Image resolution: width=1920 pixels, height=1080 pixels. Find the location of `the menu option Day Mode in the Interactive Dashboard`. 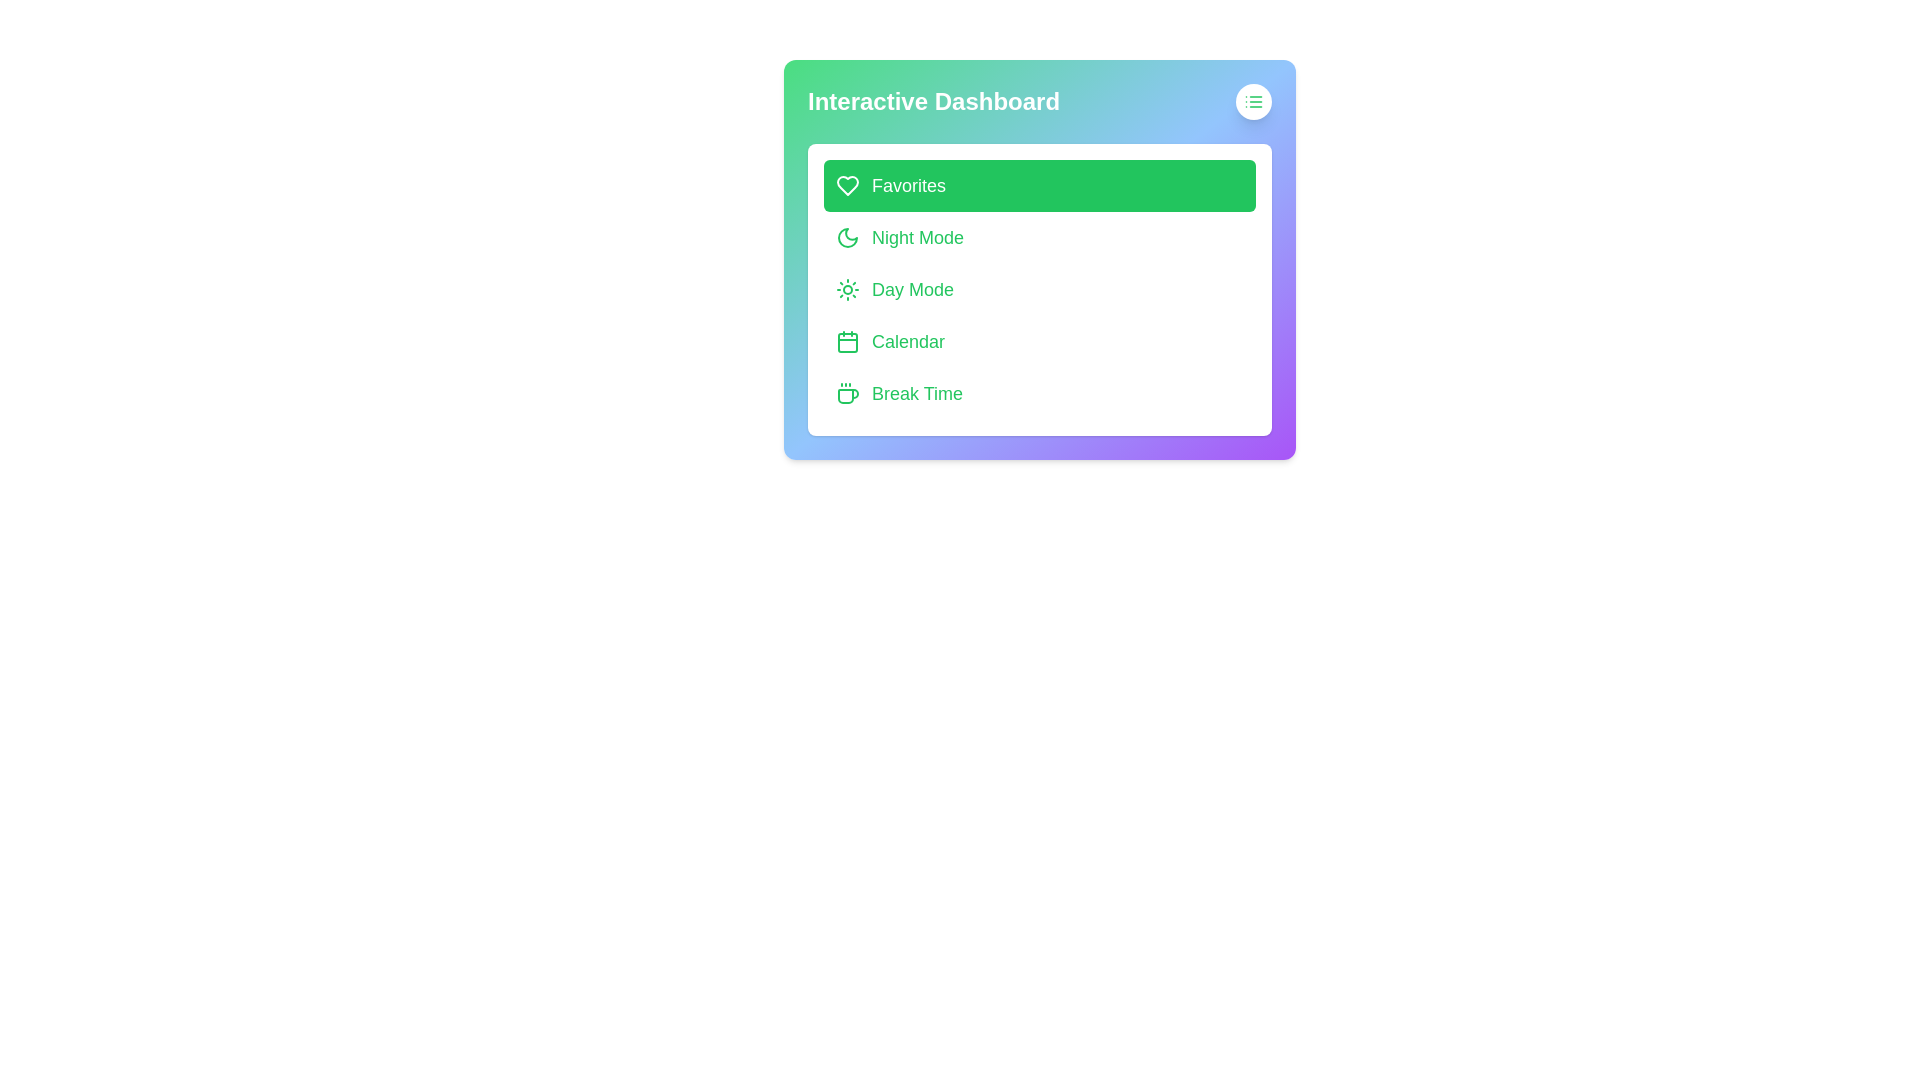

the menu option Day Mode in the Interactive Dashboard is located at coordinates (1040, 289).